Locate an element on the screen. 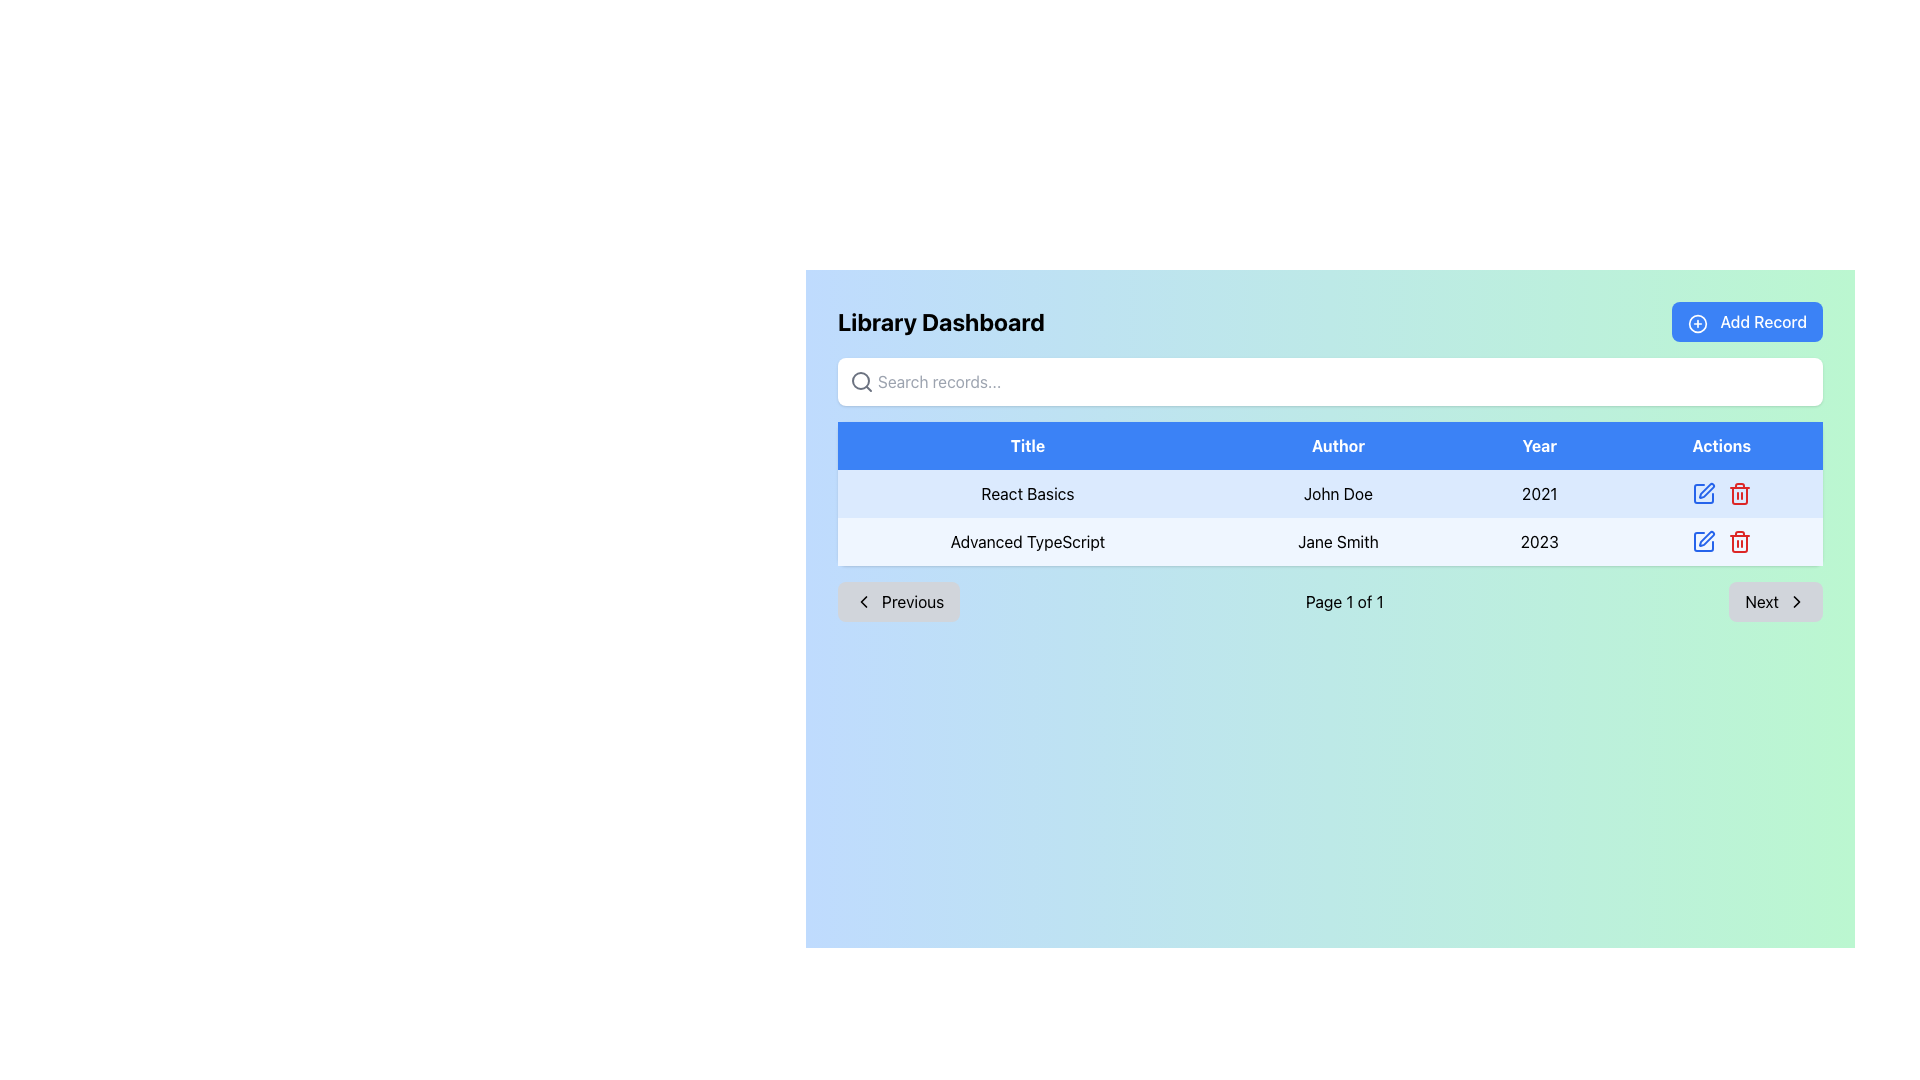 The width and height of the screenshot is (1920, 1080). header information from the header cell with a blue background and white text that reads 'Title', which is the first column header in the tabular listing interface is located at coordinates (1027, 445).